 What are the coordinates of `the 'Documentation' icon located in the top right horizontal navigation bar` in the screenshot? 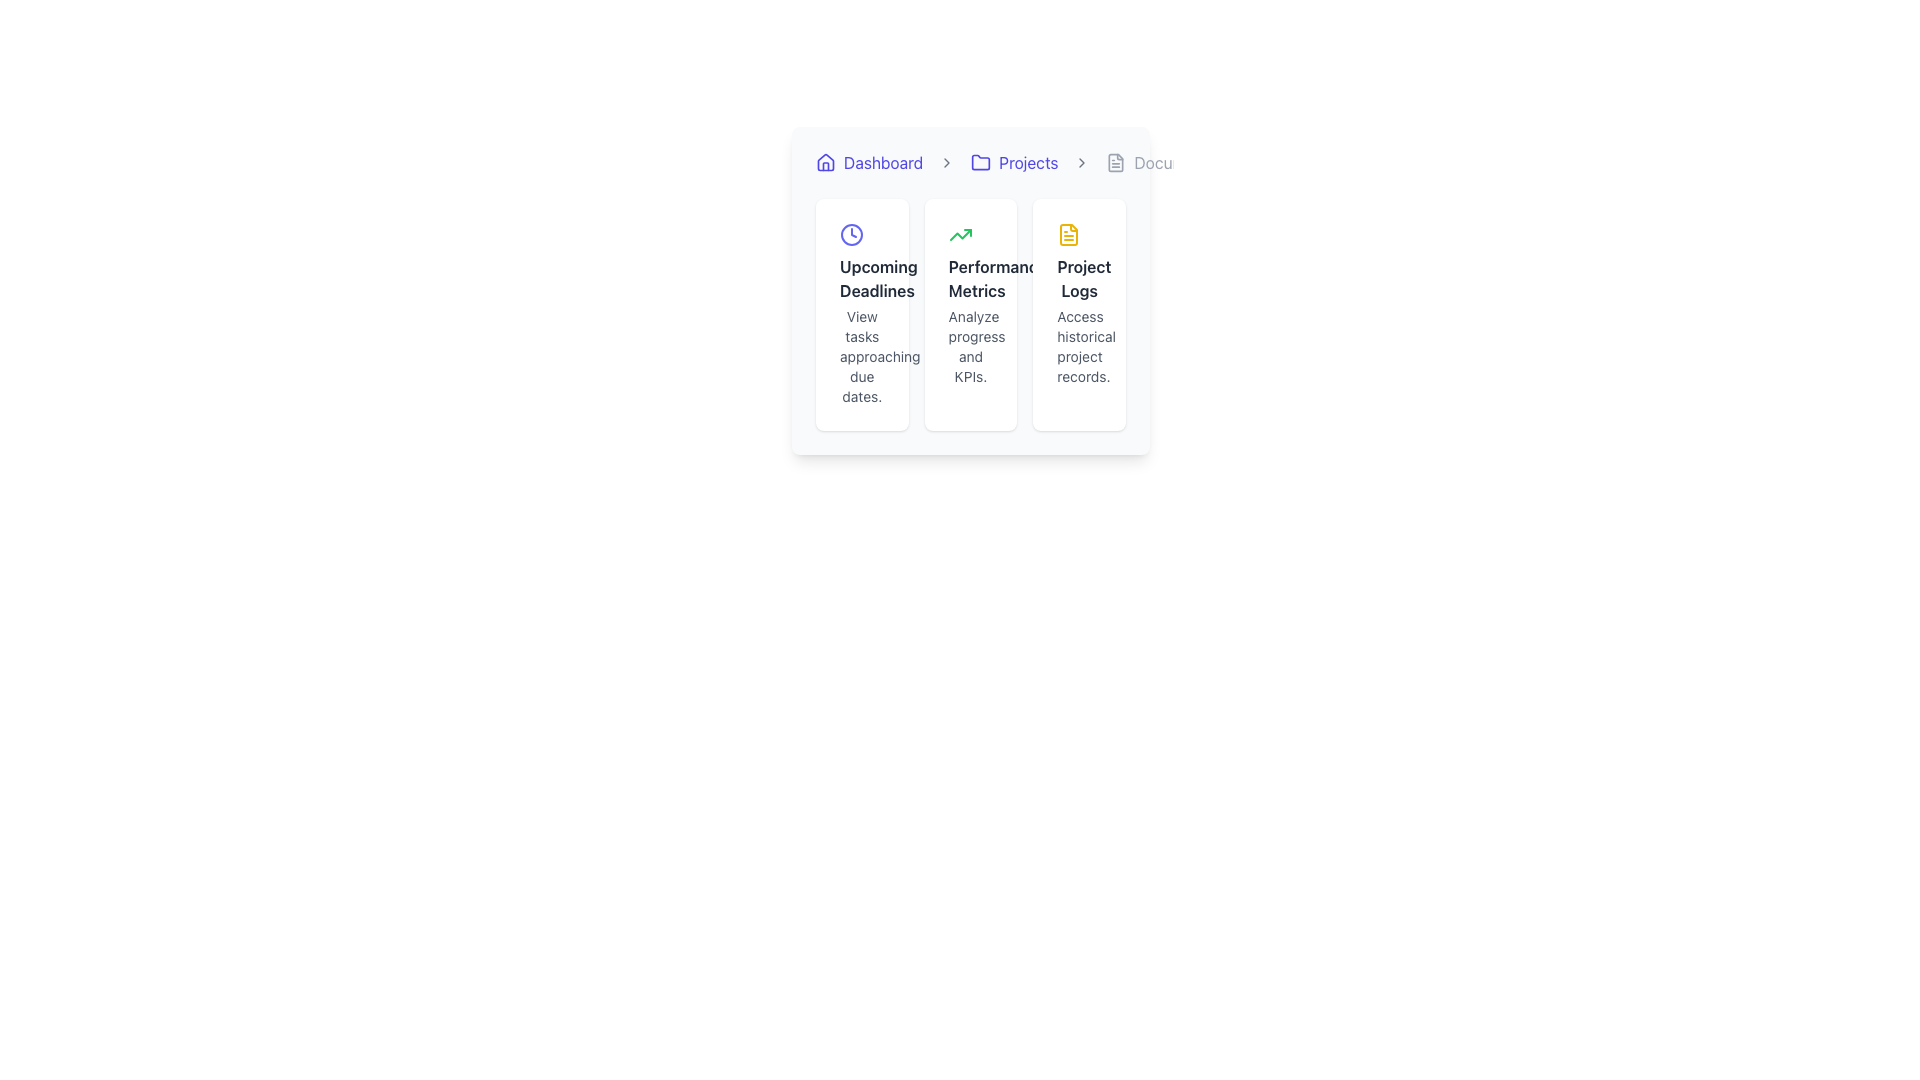 It's located at (1115, 161).